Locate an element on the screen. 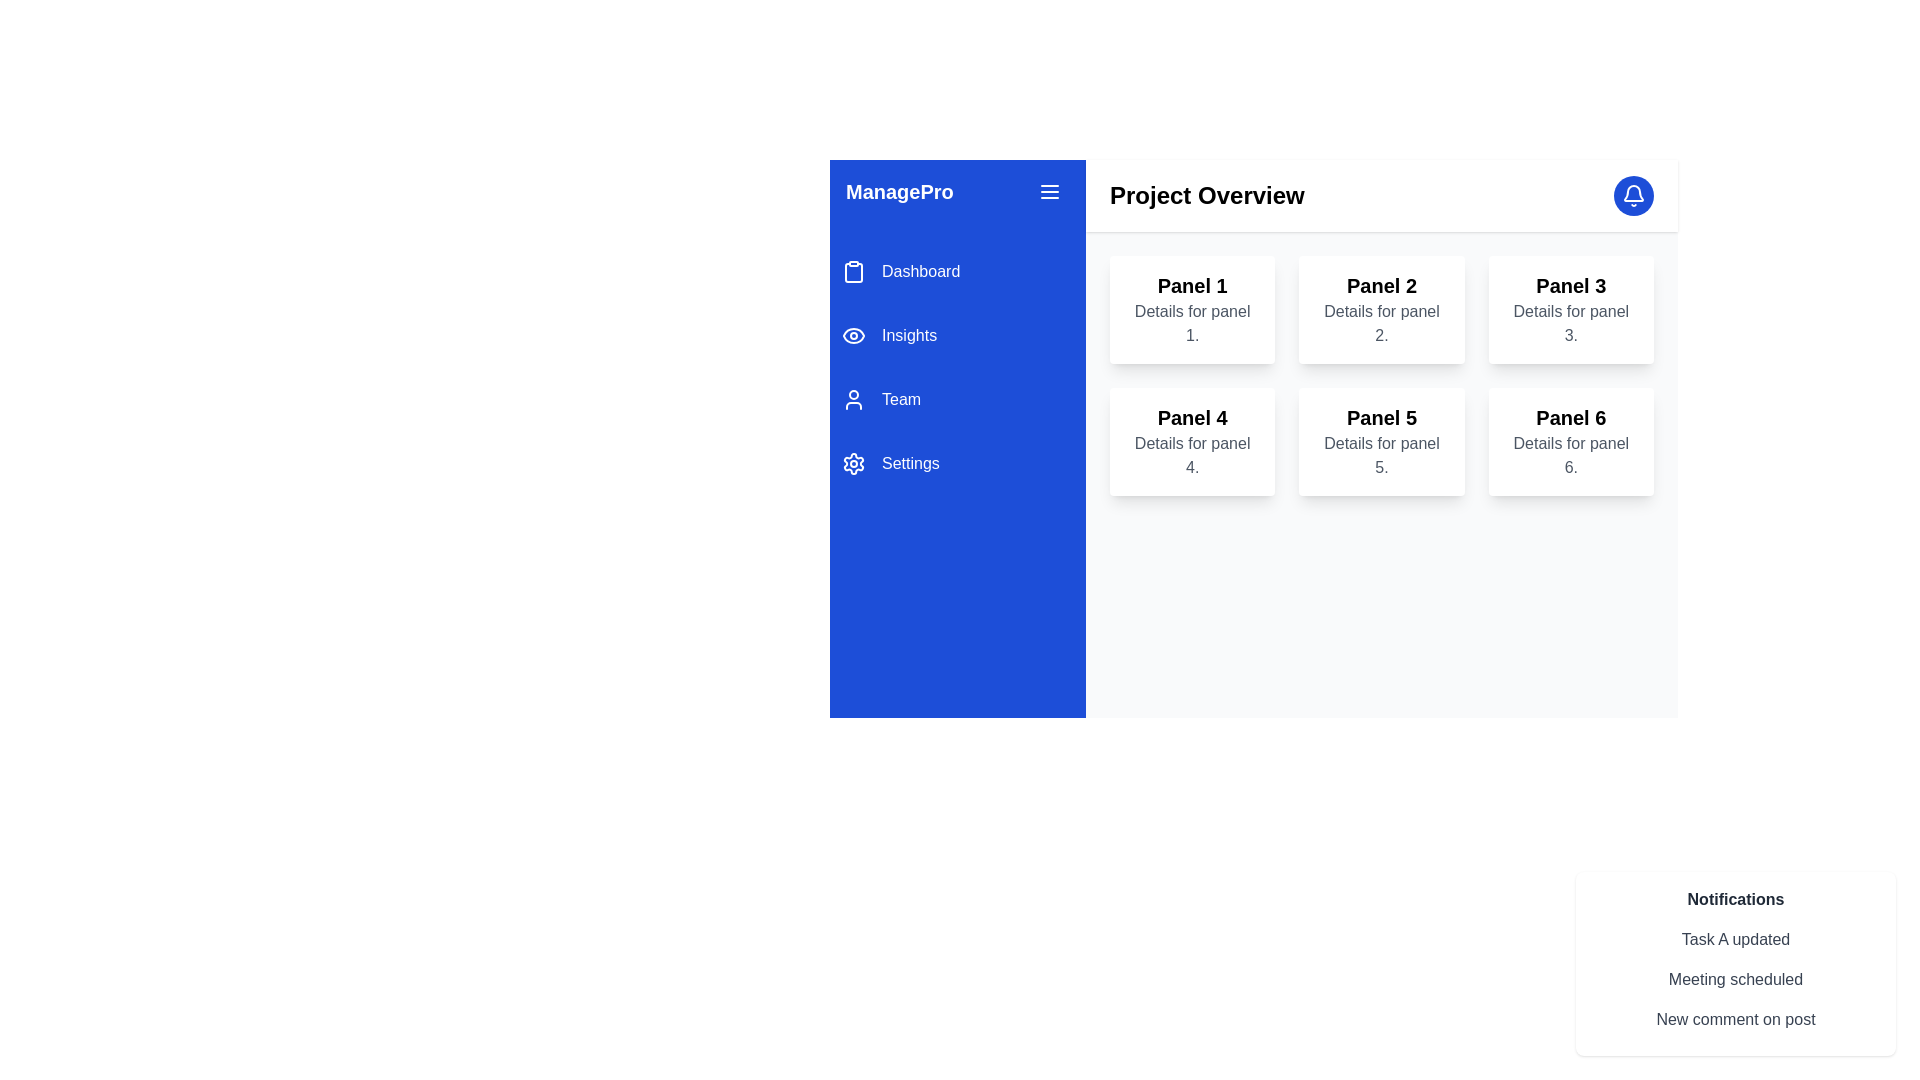 The height and width of the screenshot is (1080, 1920). the static text label displaying 'Details for panel 2.' which is located under the header 'Panel 2.' is located at coordinates (1381, 323).